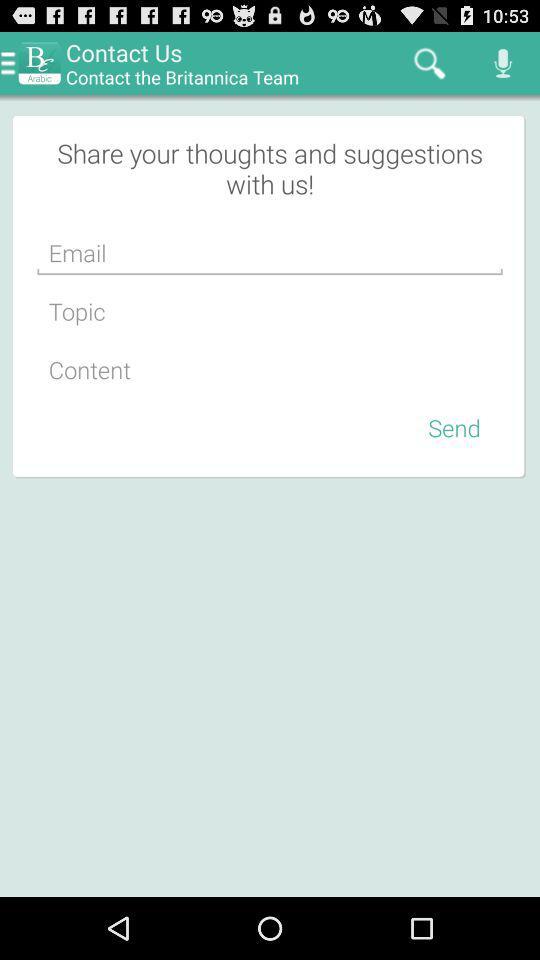 This screenshot has width=540, height=960. Describe the element at coordinates (270, 369) in the screenshot. I see `here to discuss content` at that location.